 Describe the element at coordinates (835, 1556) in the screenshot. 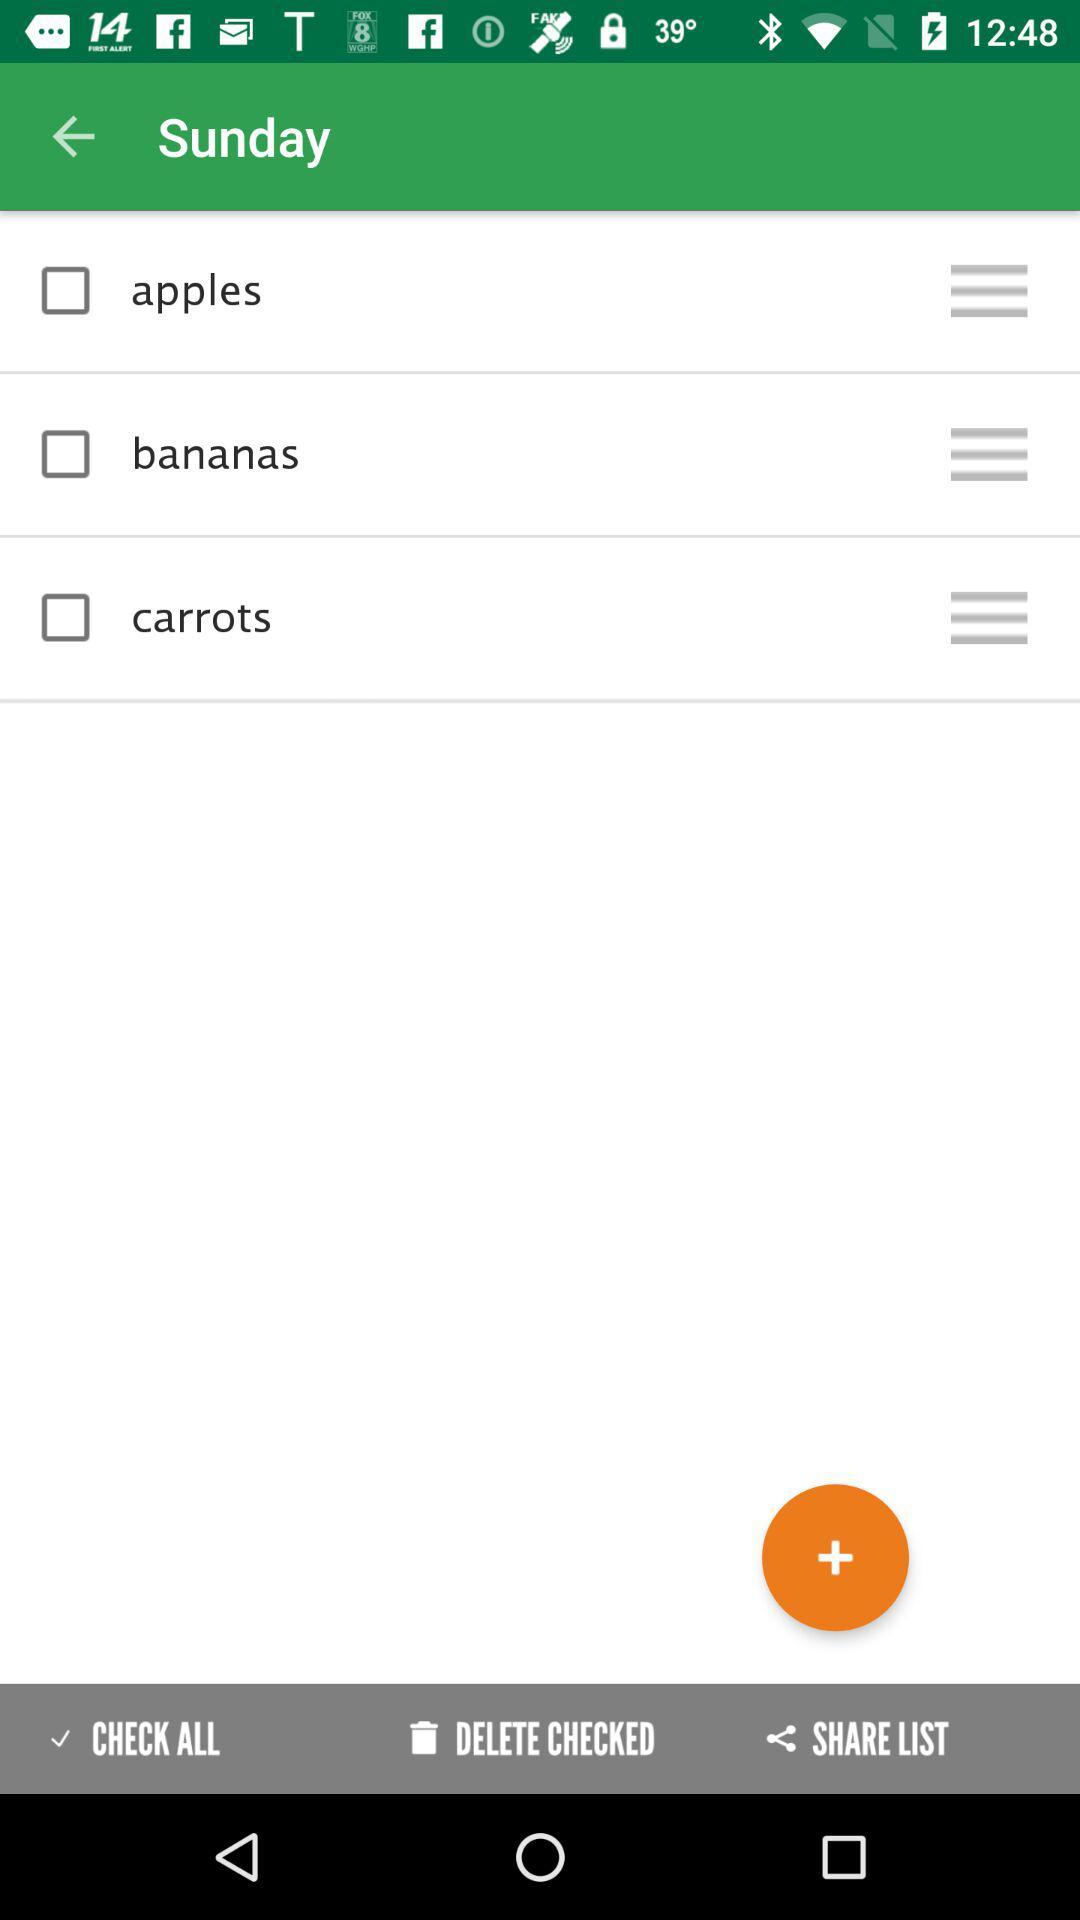

I see `the add icon` at that location.